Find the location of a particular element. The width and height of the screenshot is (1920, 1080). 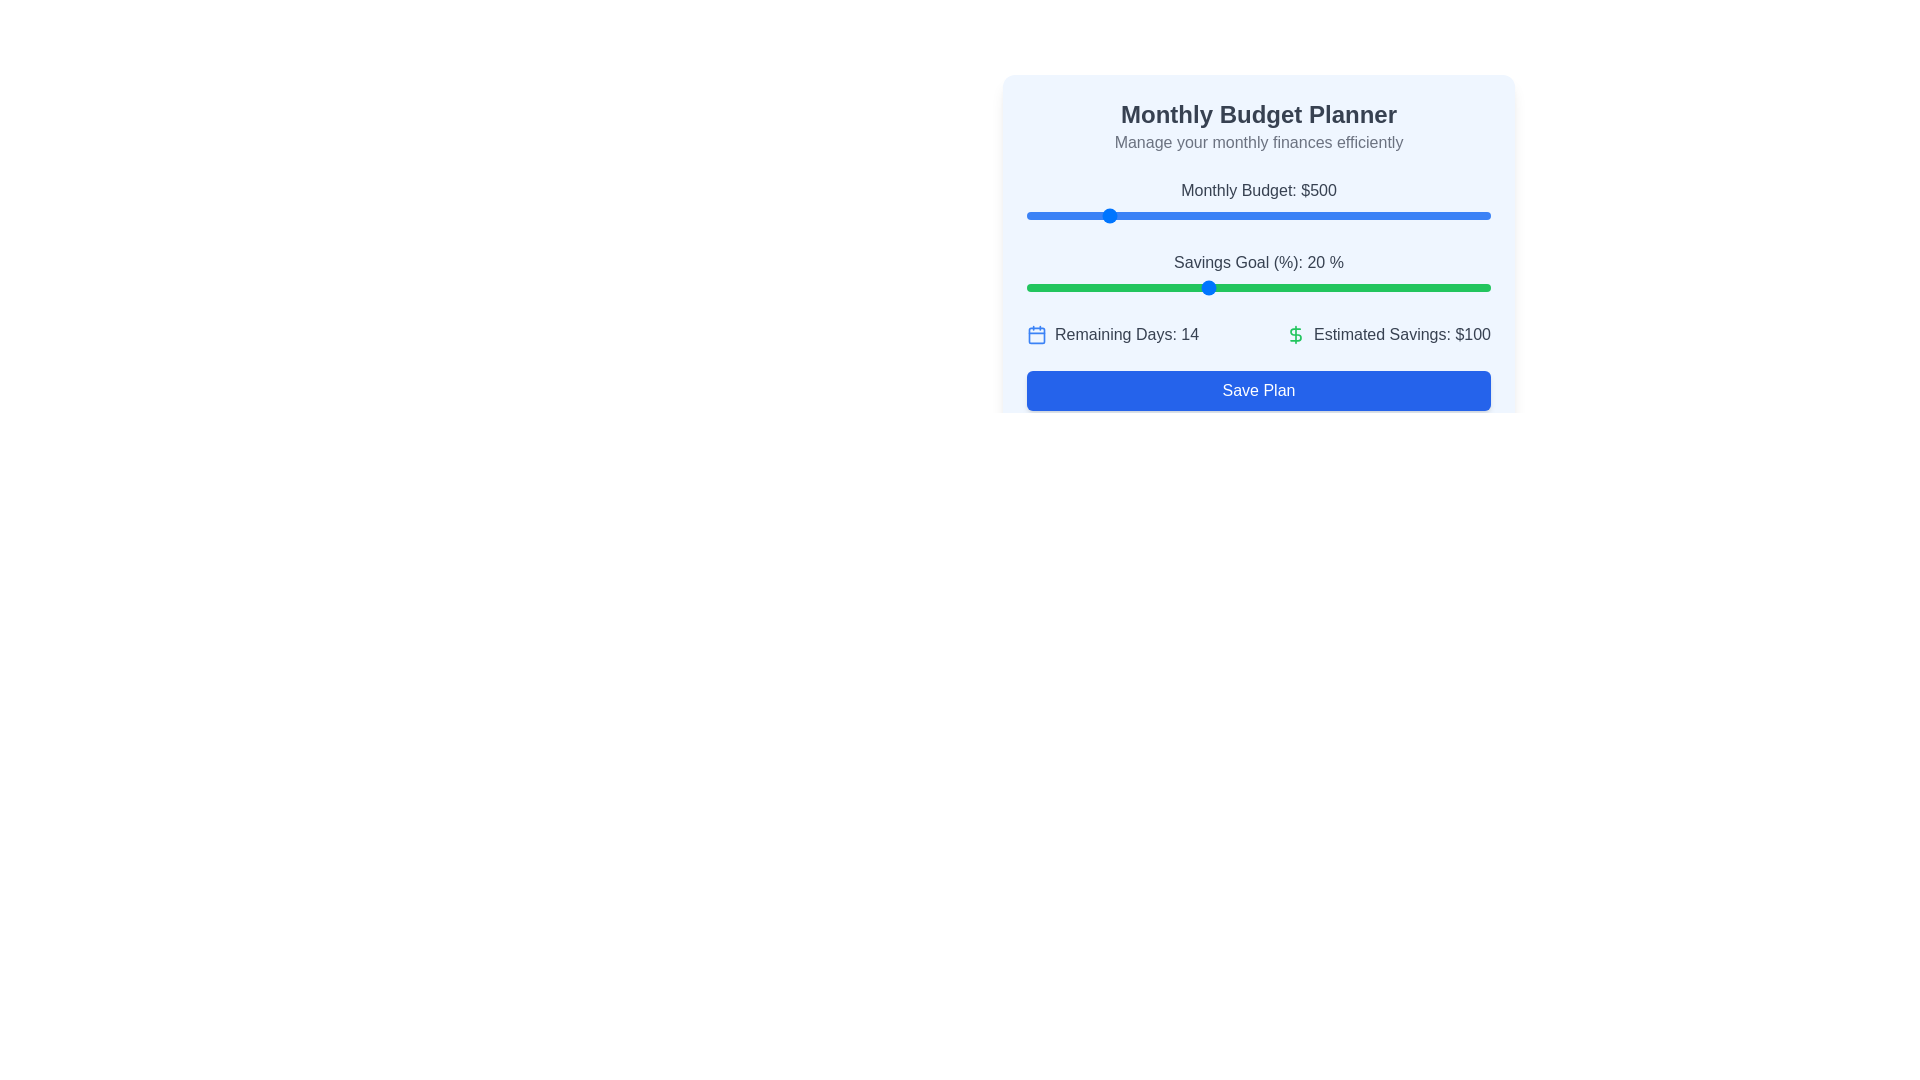

the Savings Goal (%) is located at coordinates (1054, 288).